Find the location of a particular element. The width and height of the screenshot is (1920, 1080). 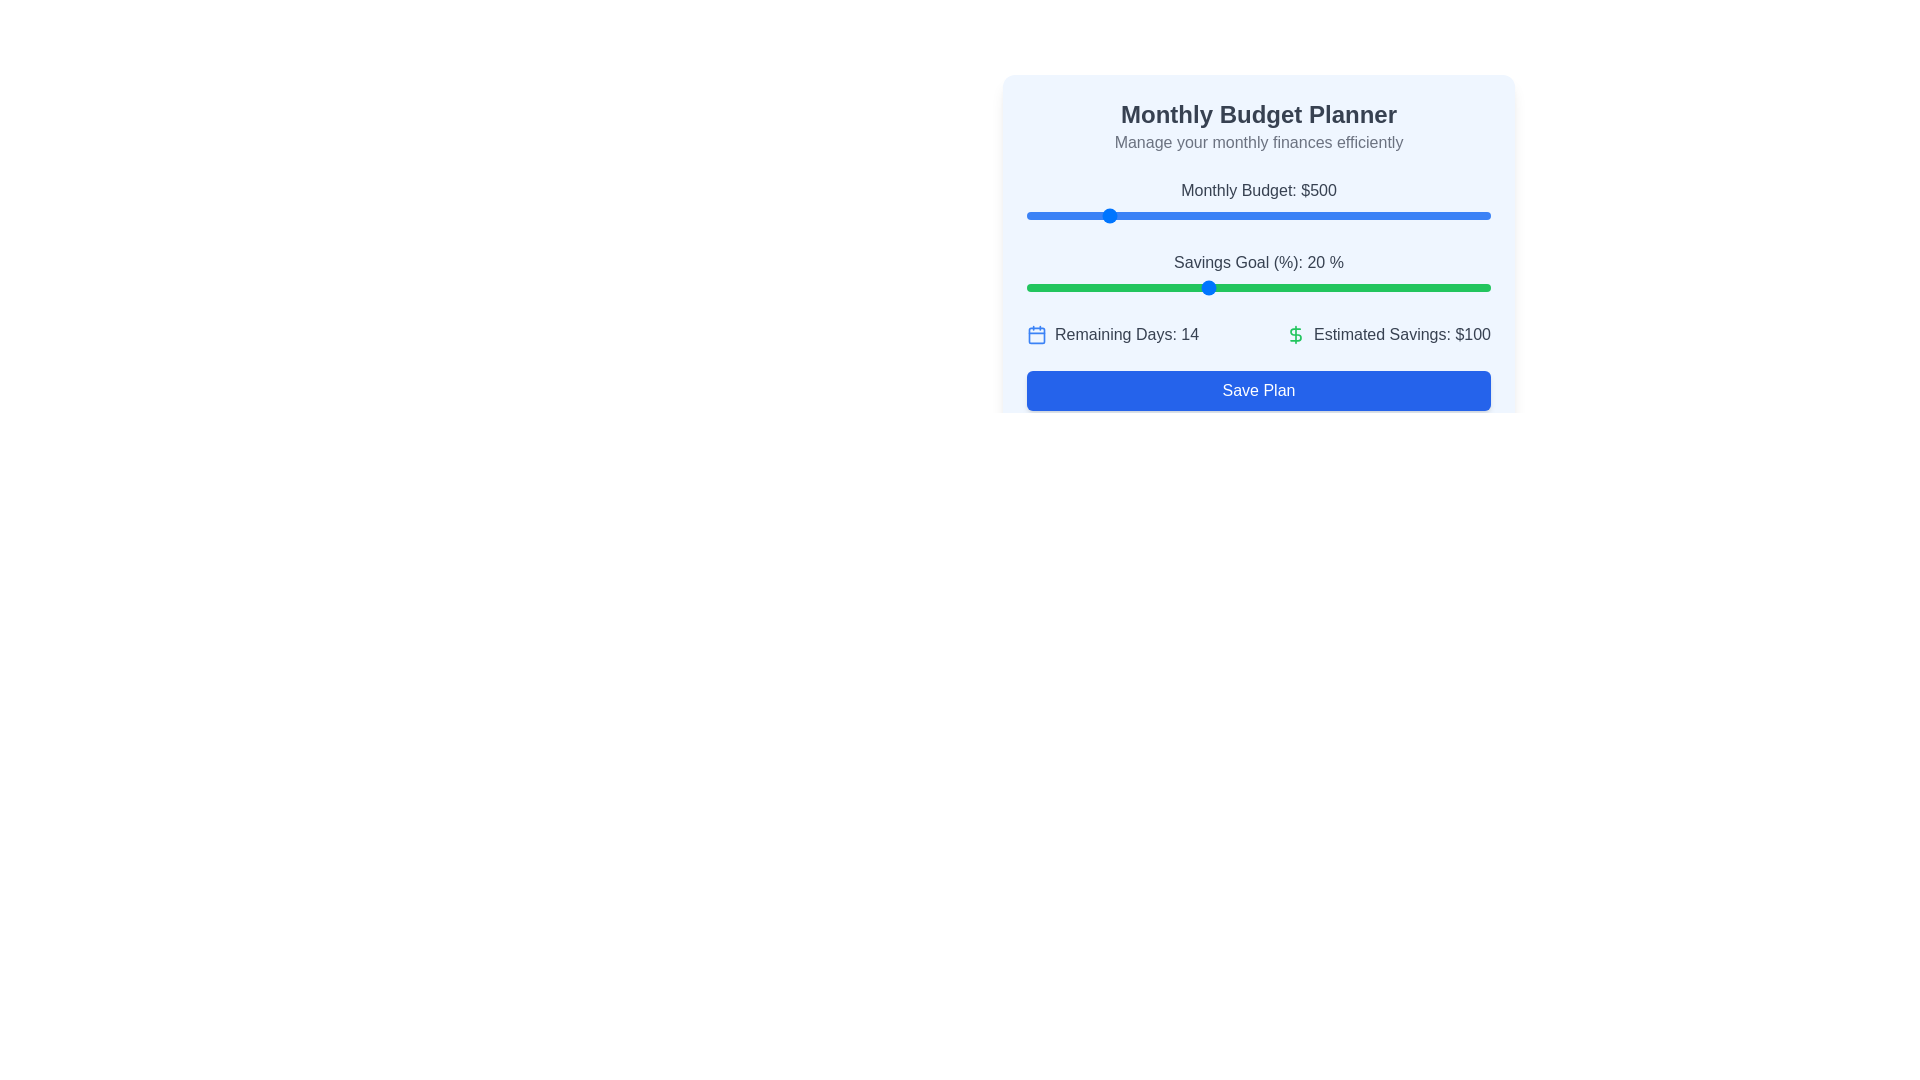

the Savings Goal (%) is located at coordinates (1054, 288).